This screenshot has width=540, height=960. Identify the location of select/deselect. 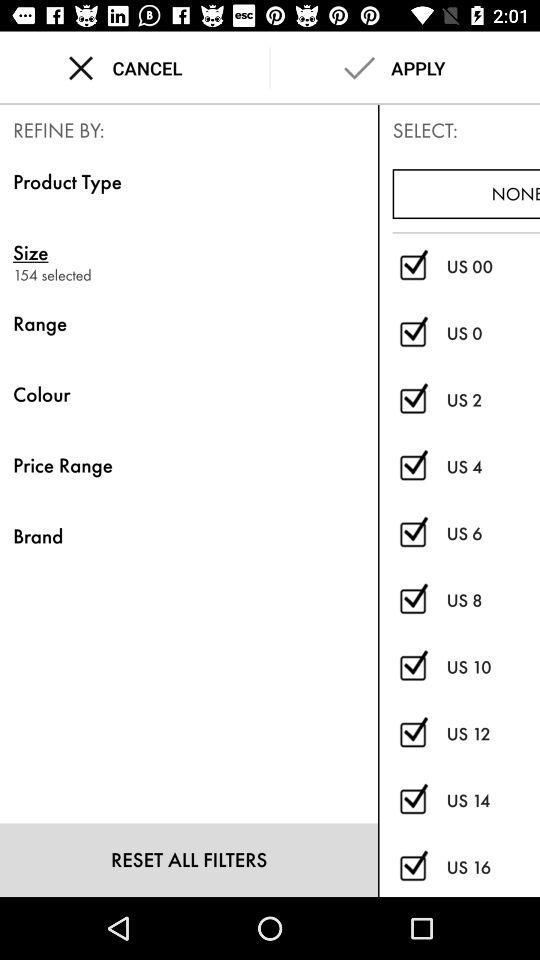
(412, 467).